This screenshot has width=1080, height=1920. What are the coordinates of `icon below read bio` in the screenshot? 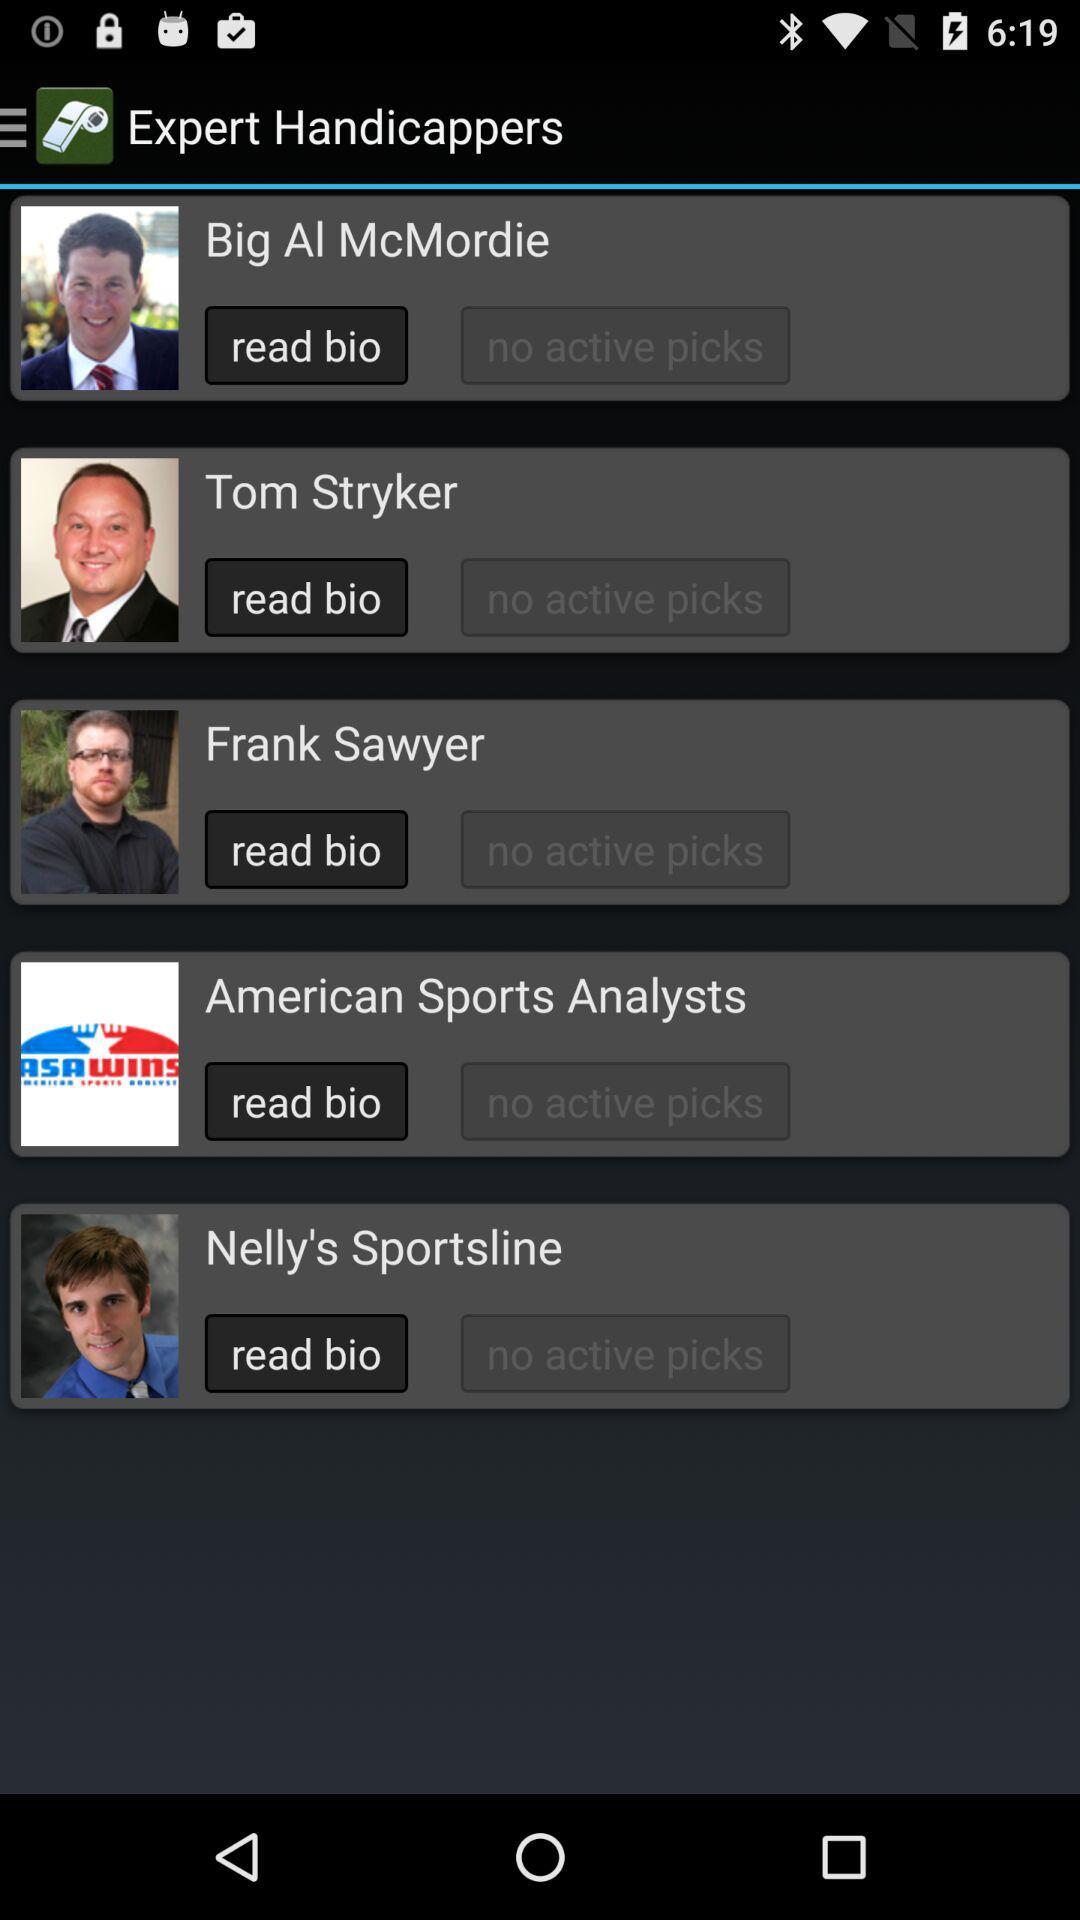 It's located at (330, 490).